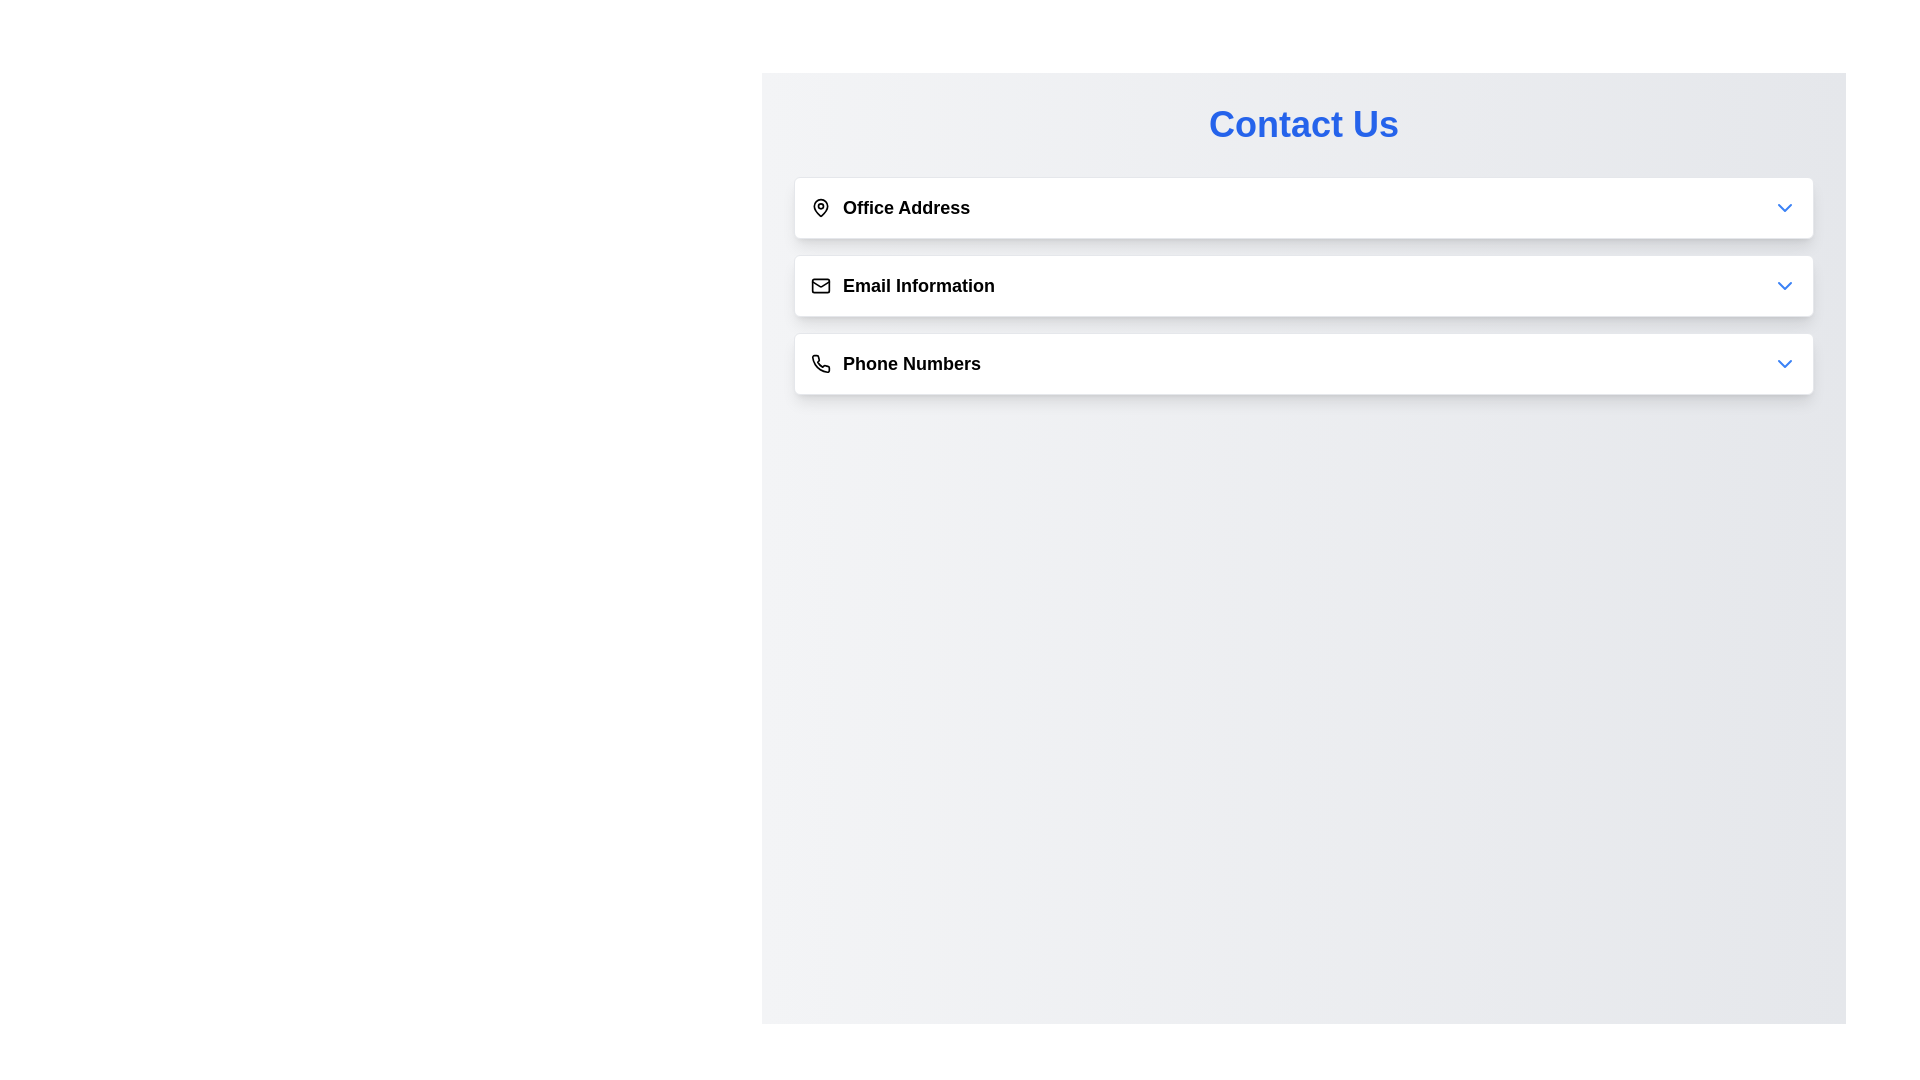  I want to click on the 'Office Address' label with an icon located at the top of the vertically stacked list under the 'Contact Us' header, so click(889, 208).